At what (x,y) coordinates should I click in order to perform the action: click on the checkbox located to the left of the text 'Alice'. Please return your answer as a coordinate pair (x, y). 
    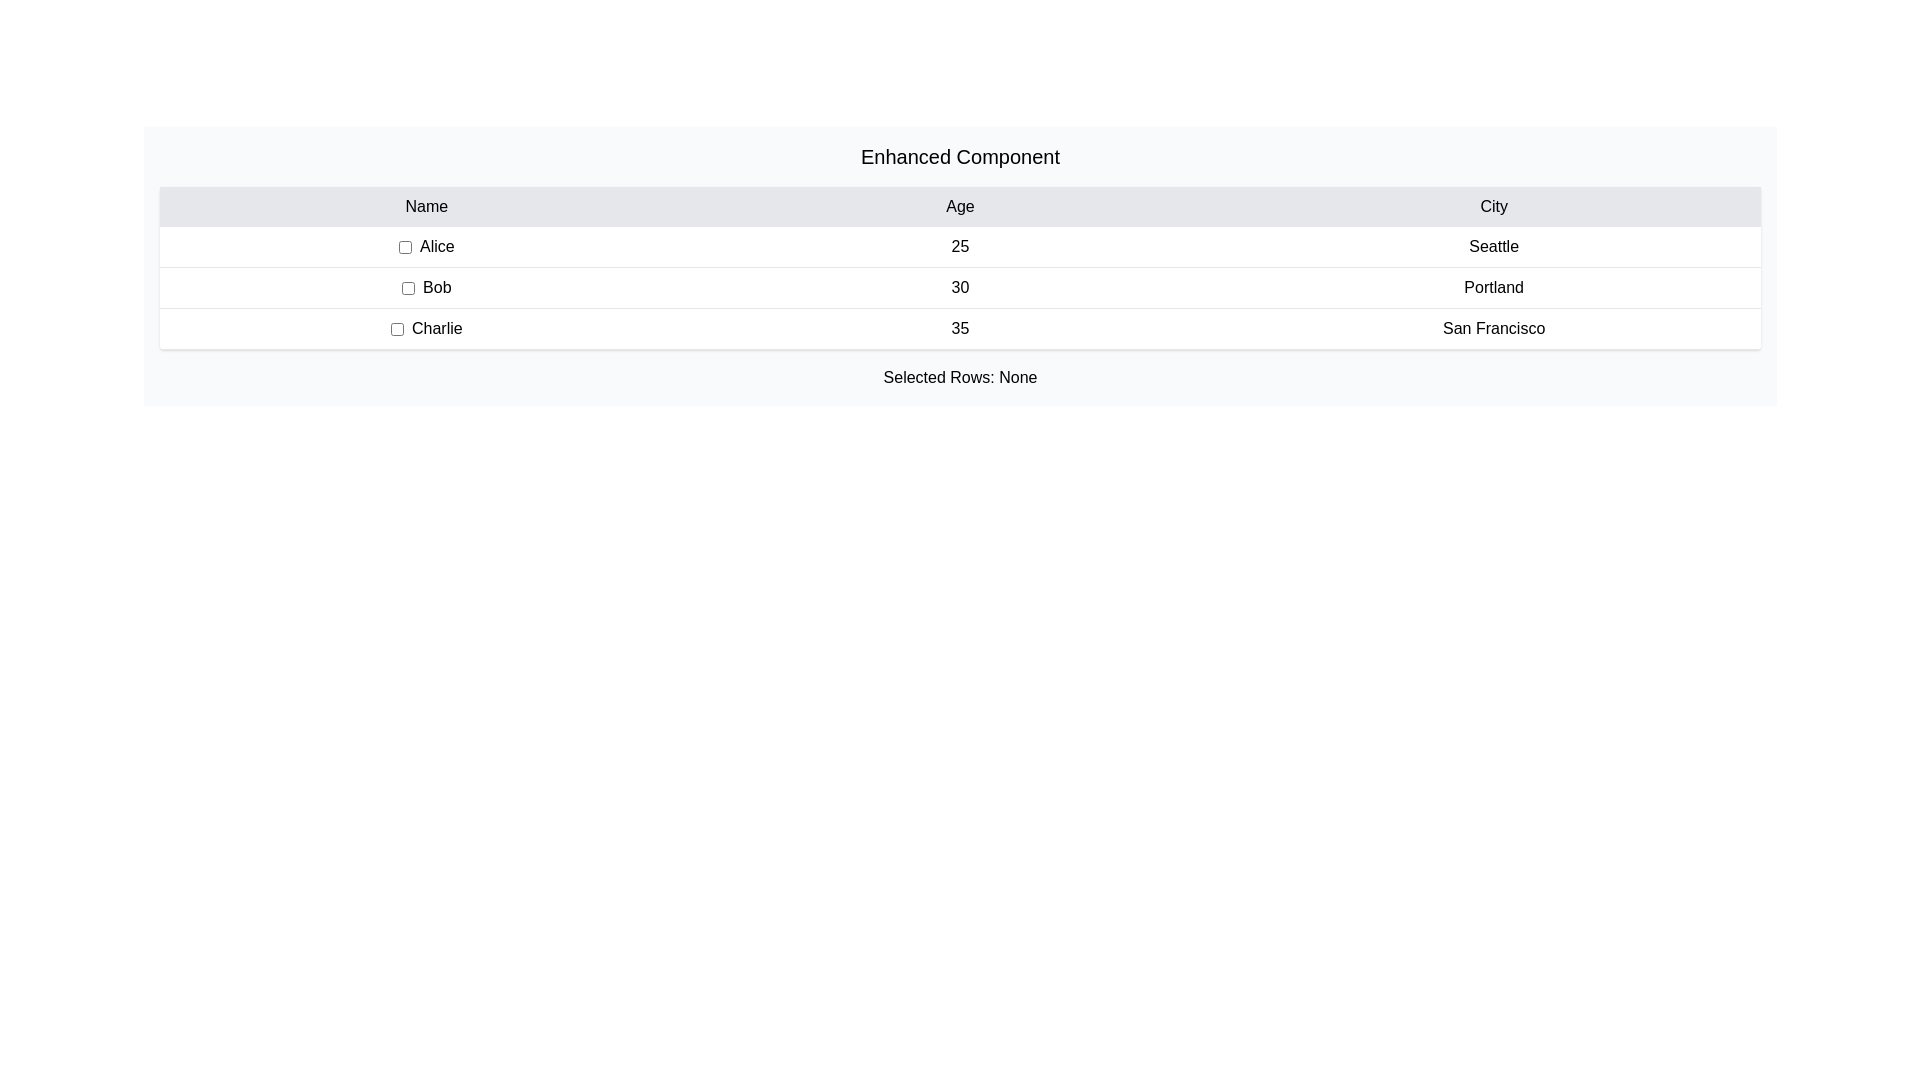
    Looking at the image, I should click on (404, 245).